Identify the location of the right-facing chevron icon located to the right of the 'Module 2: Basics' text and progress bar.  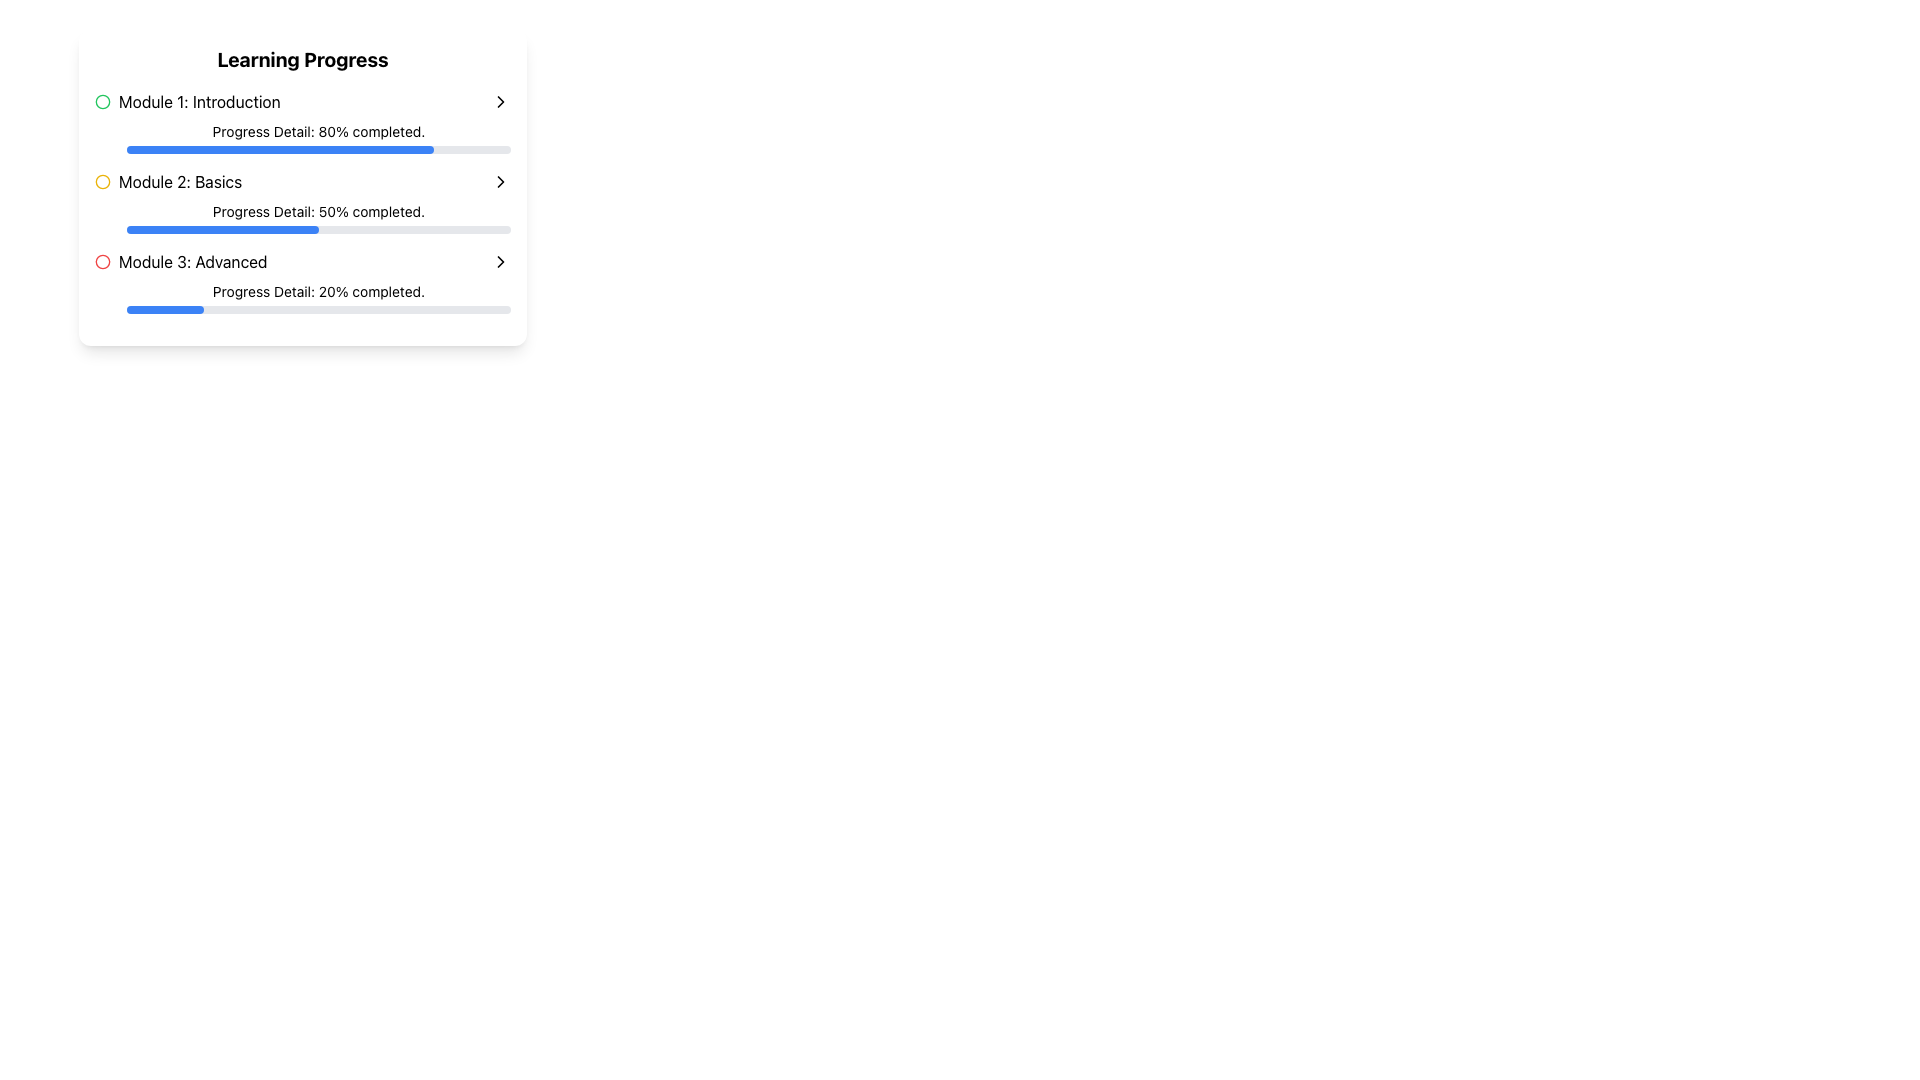
(500, 181).